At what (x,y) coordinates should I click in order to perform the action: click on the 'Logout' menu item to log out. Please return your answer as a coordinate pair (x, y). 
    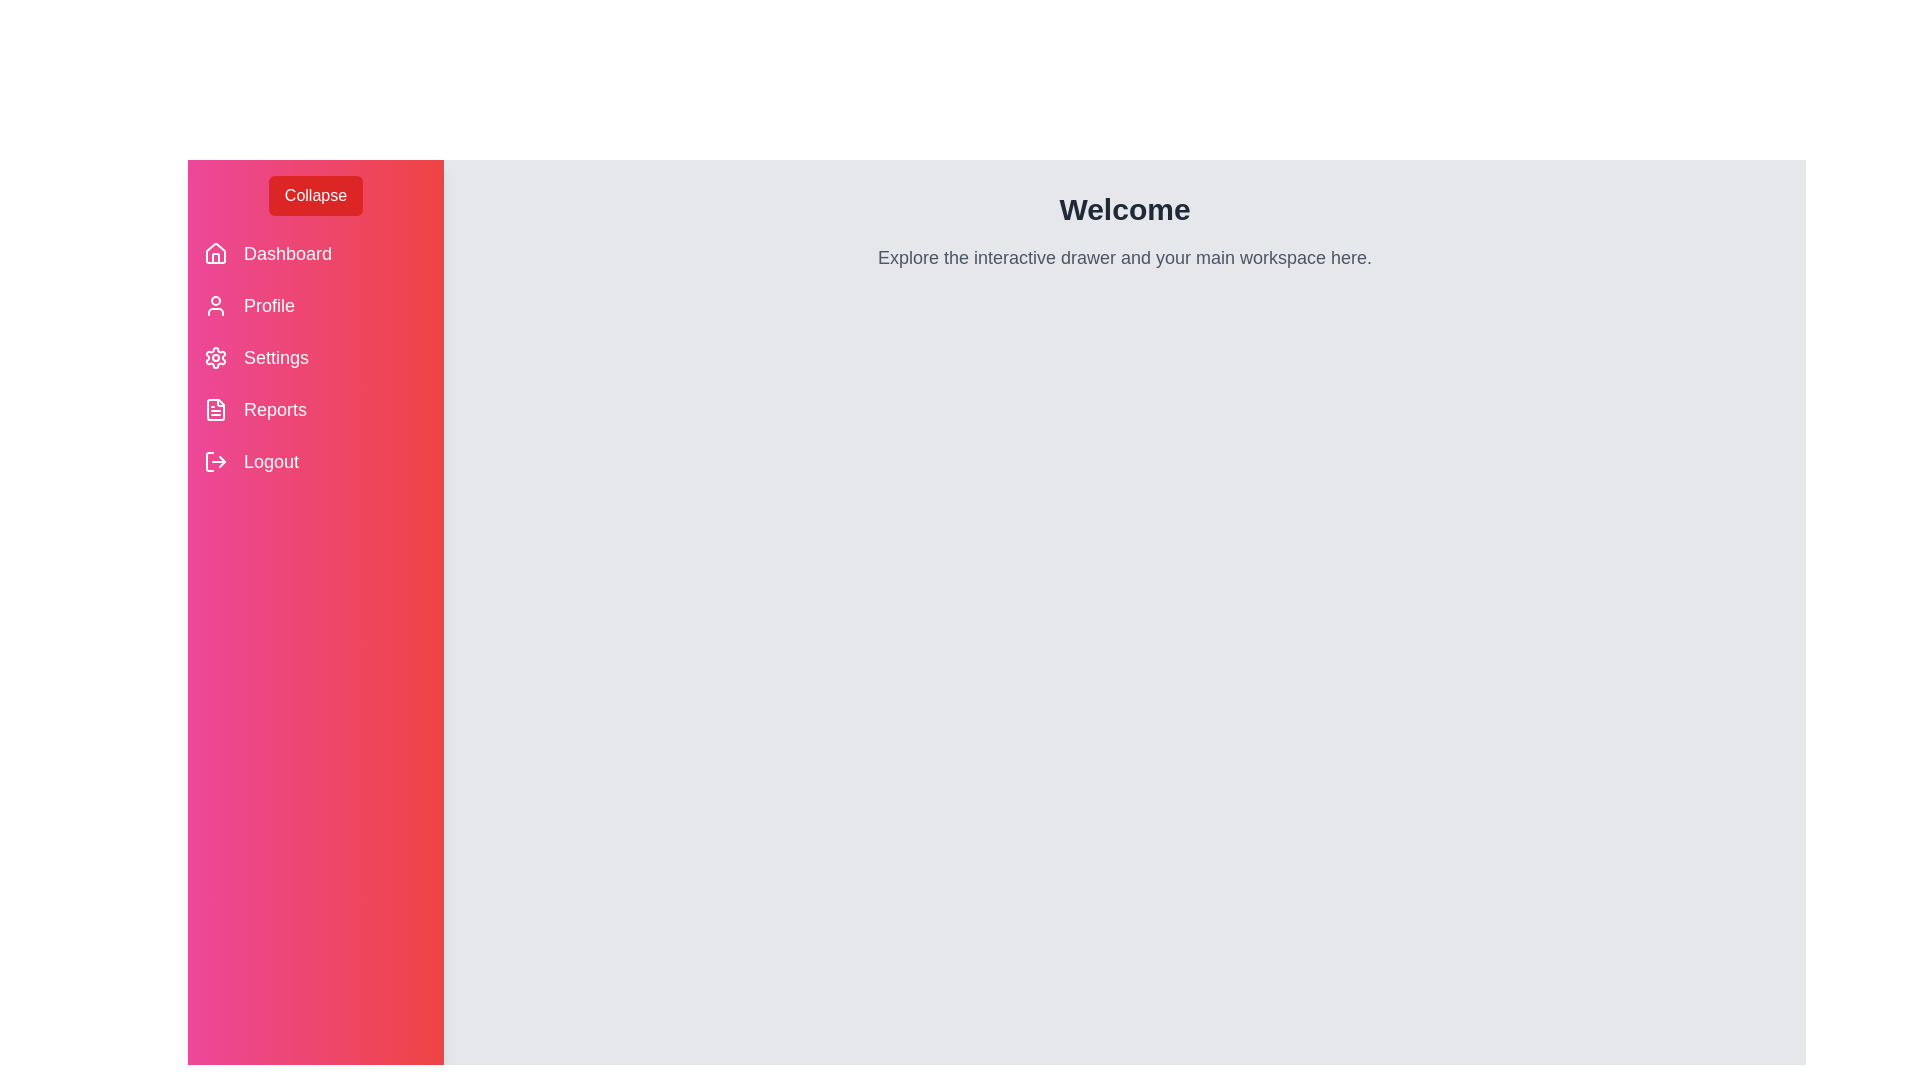
    Looking at the image, I should click on (315, 462).